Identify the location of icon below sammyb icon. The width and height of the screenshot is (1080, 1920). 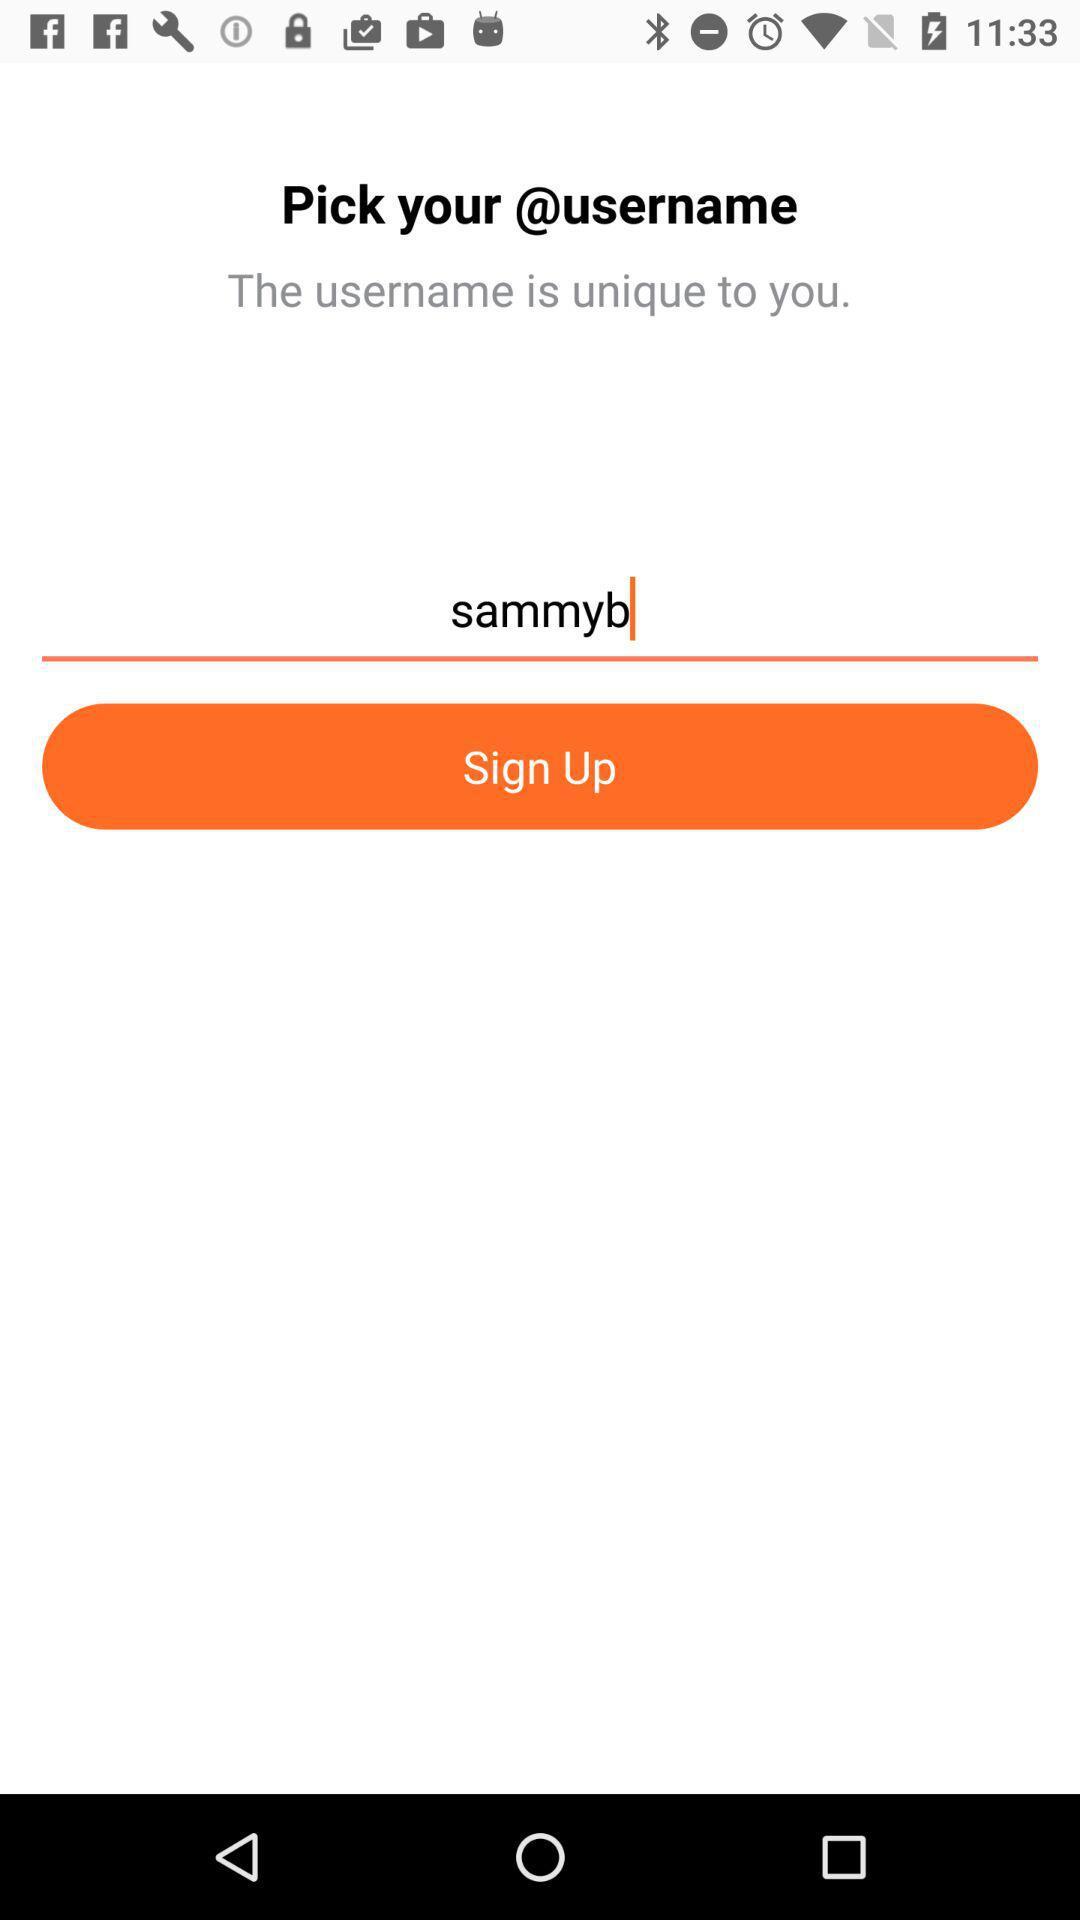
(540, 765).